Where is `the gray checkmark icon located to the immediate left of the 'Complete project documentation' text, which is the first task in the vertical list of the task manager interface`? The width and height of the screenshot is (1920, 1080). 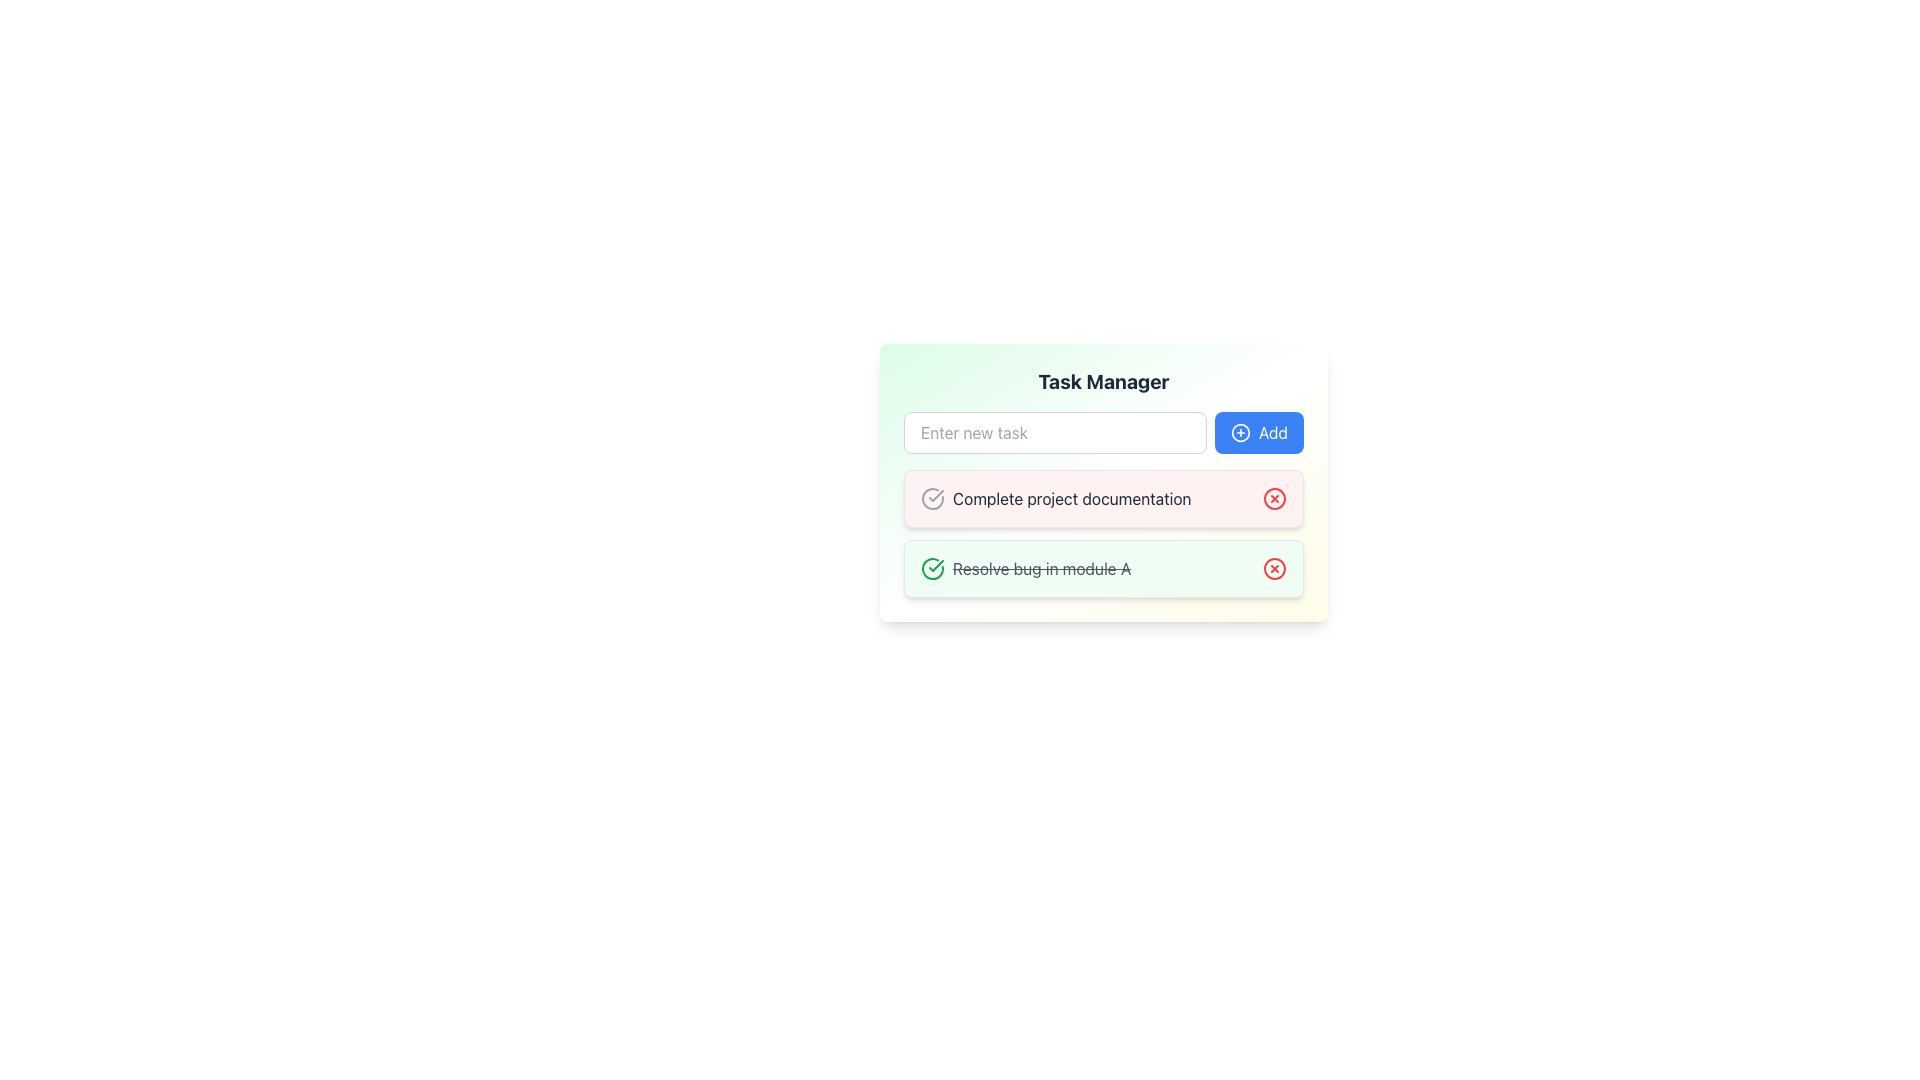
the gray checkmark icon located to the immediate left of the 'Complete project documentation' text, which is the first task in the vertical list of the task manager interface is located at coordinates (931, 497).